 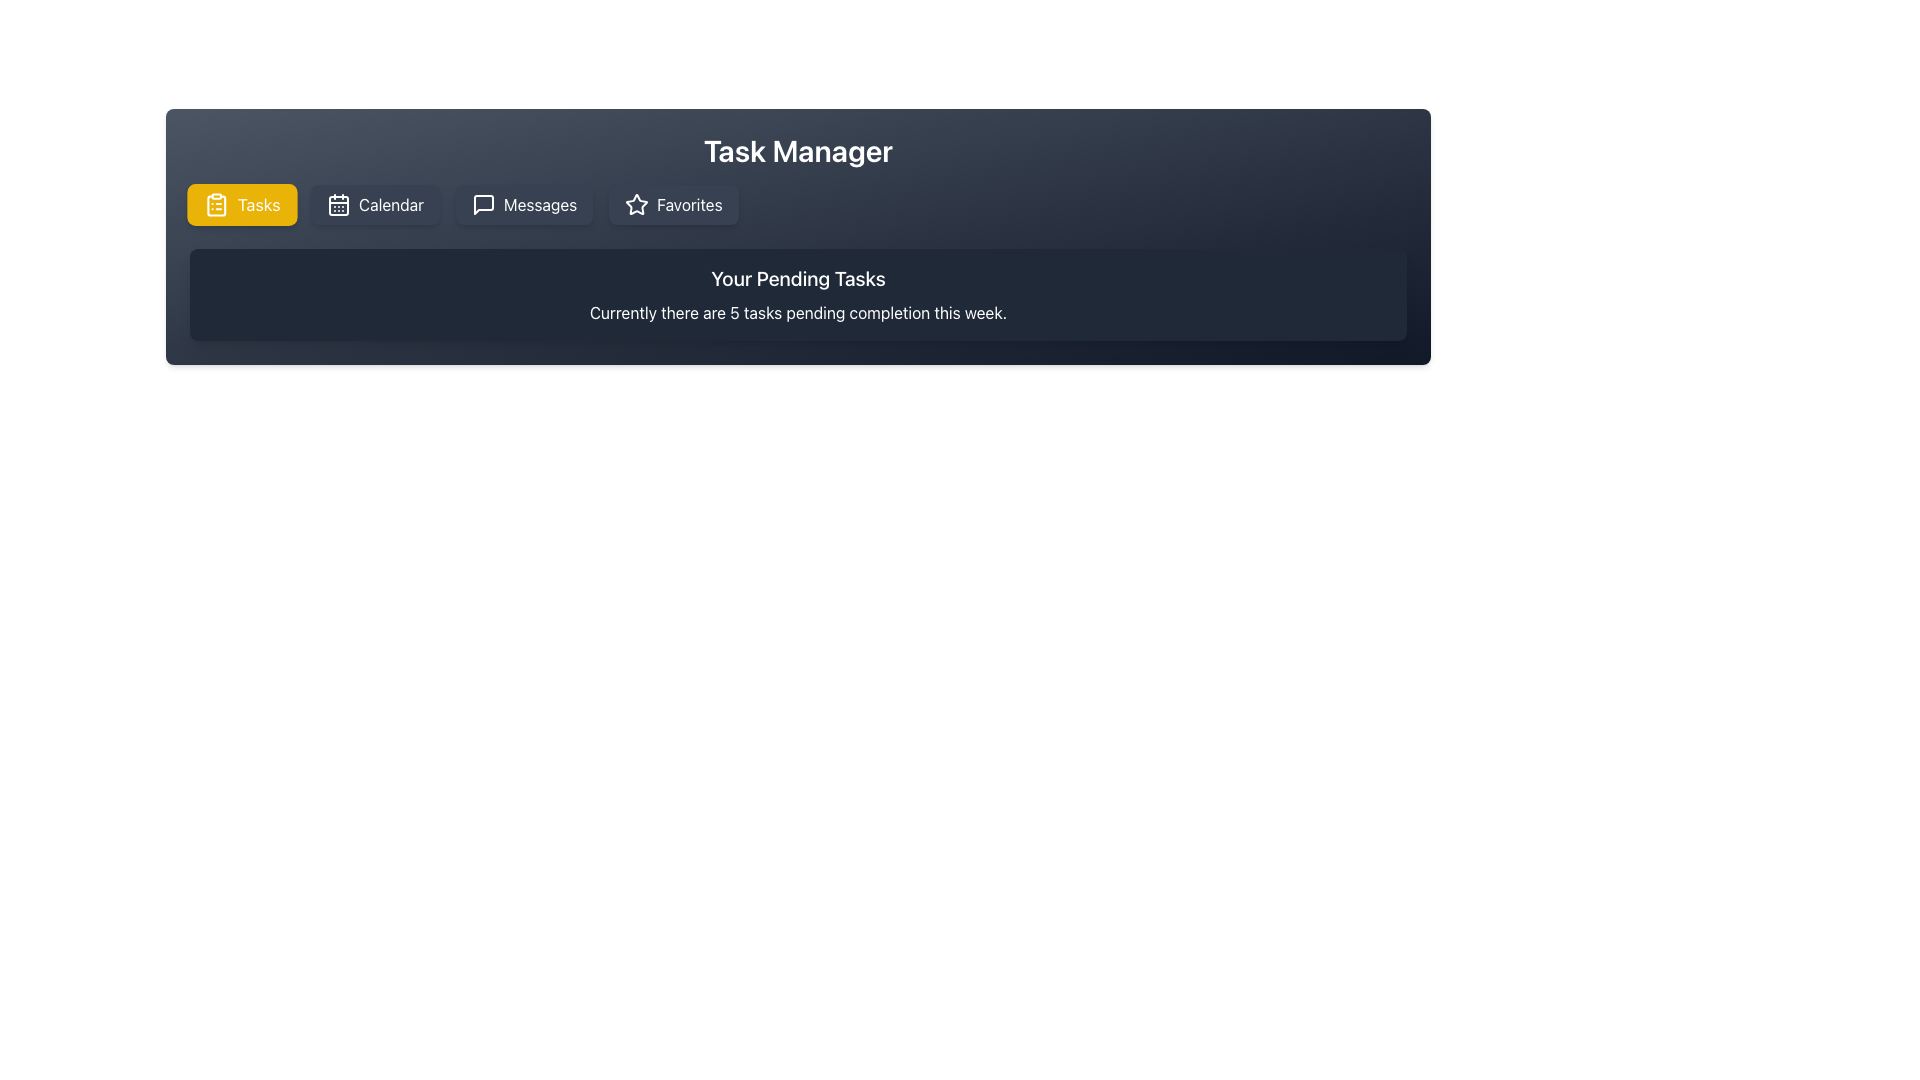 I want to click on the 'Favorites' button, which is the fourth button in a row of navigation buttons at the top-center of the page, to activate styling changes, so click(x=673, y=204).